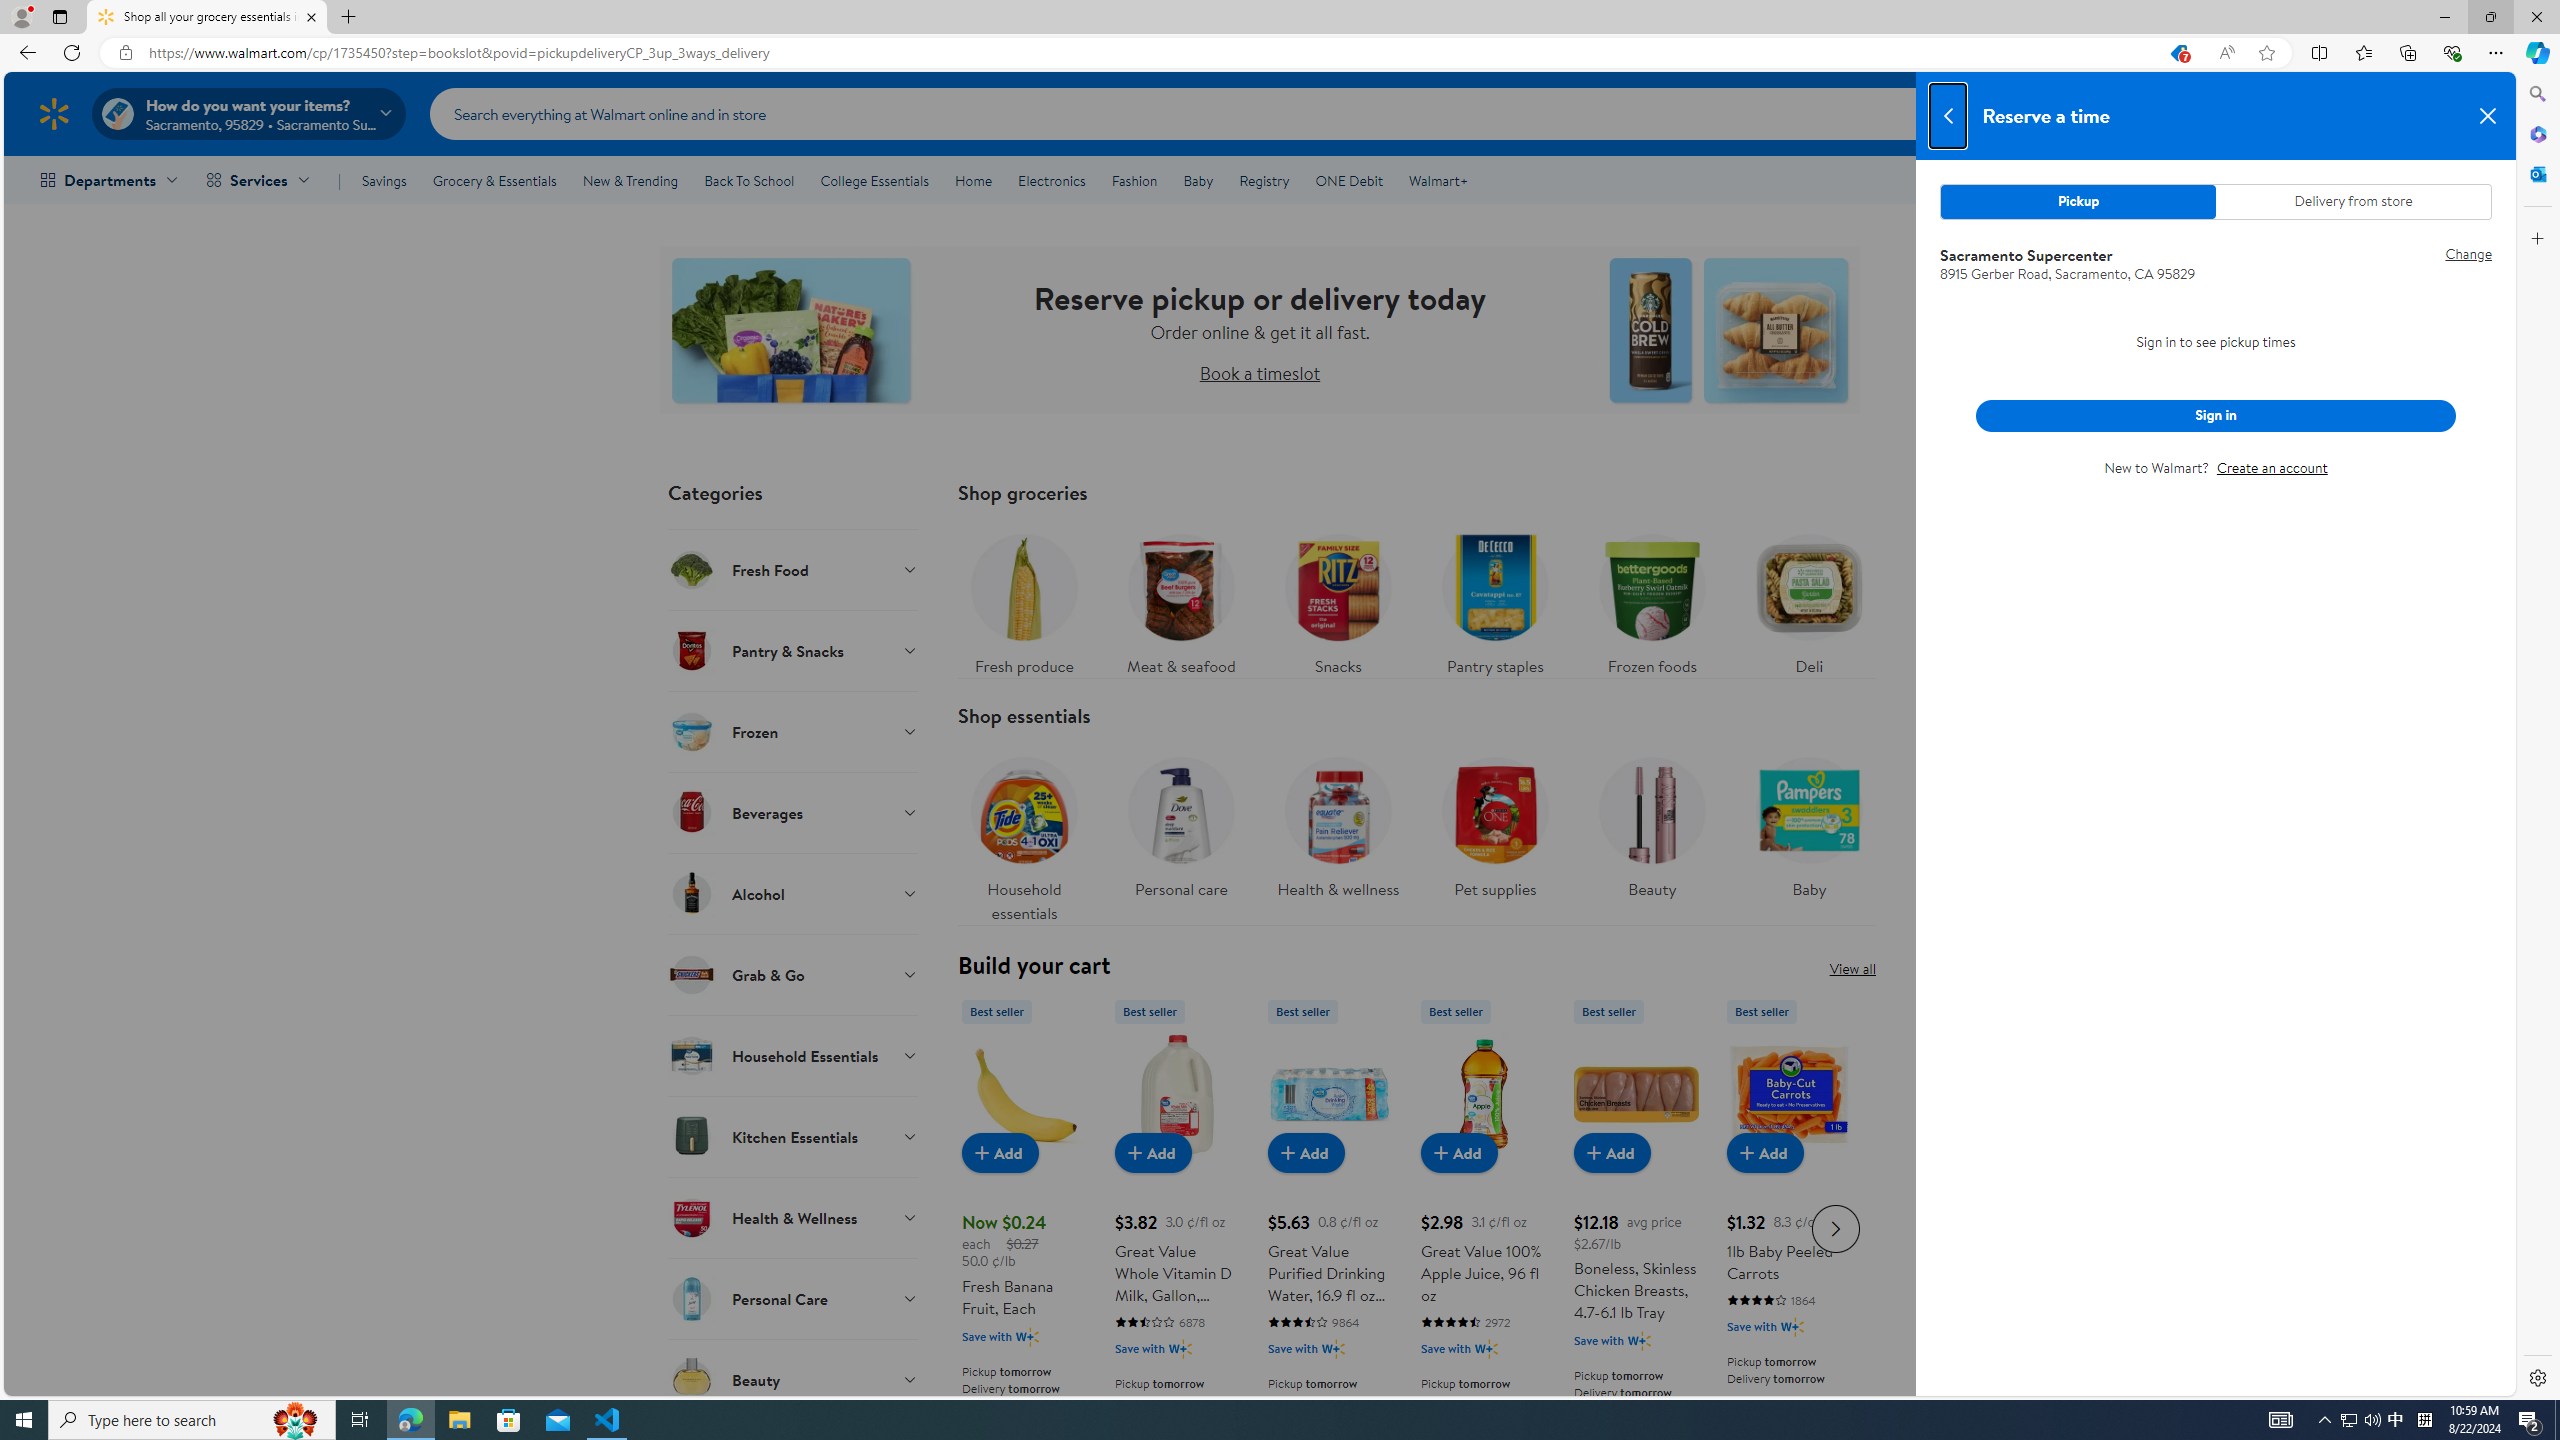  Describe the element at coordinates (792, 731) in the screenshot. I see `'Frozen'` at that location.